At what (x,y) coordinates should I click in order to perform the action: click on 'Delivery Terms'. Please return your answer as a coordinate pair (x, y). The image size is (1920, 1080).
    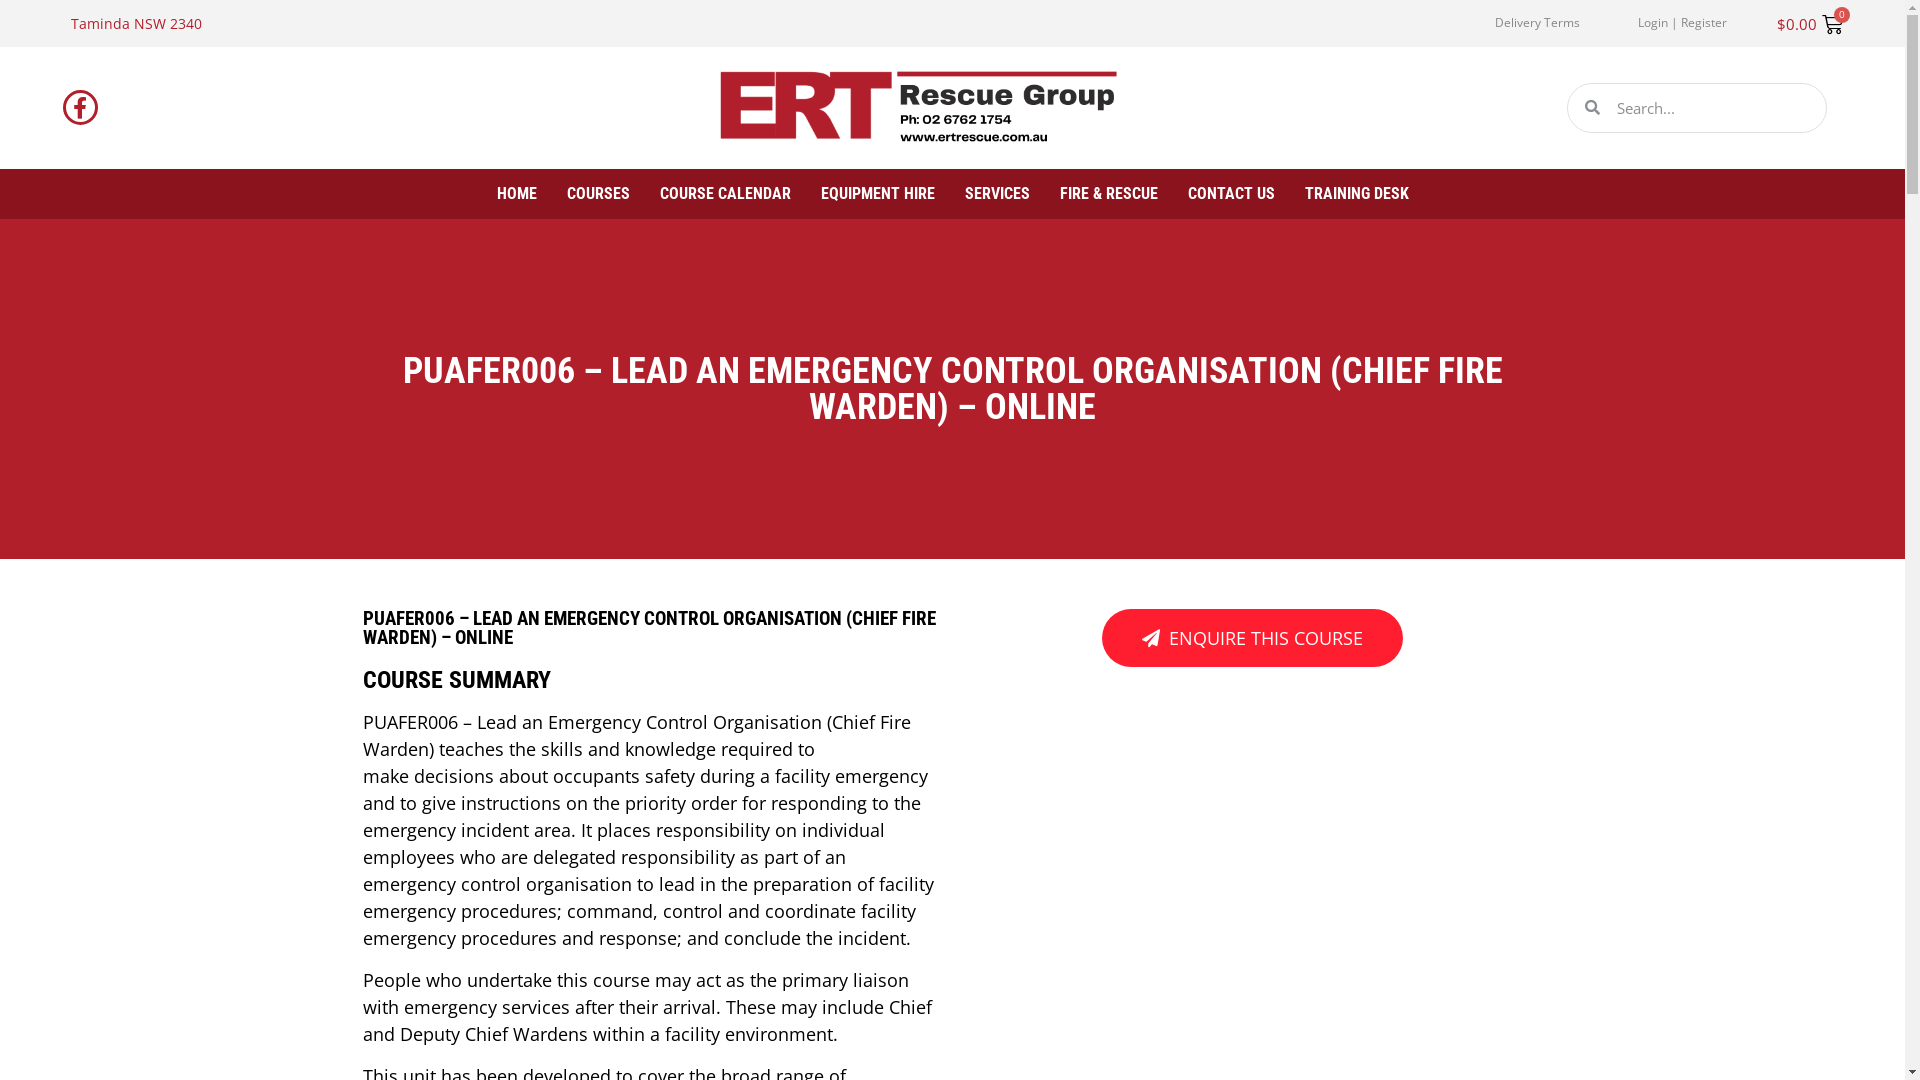
    Looking at the image, I should click on (1536, 23).